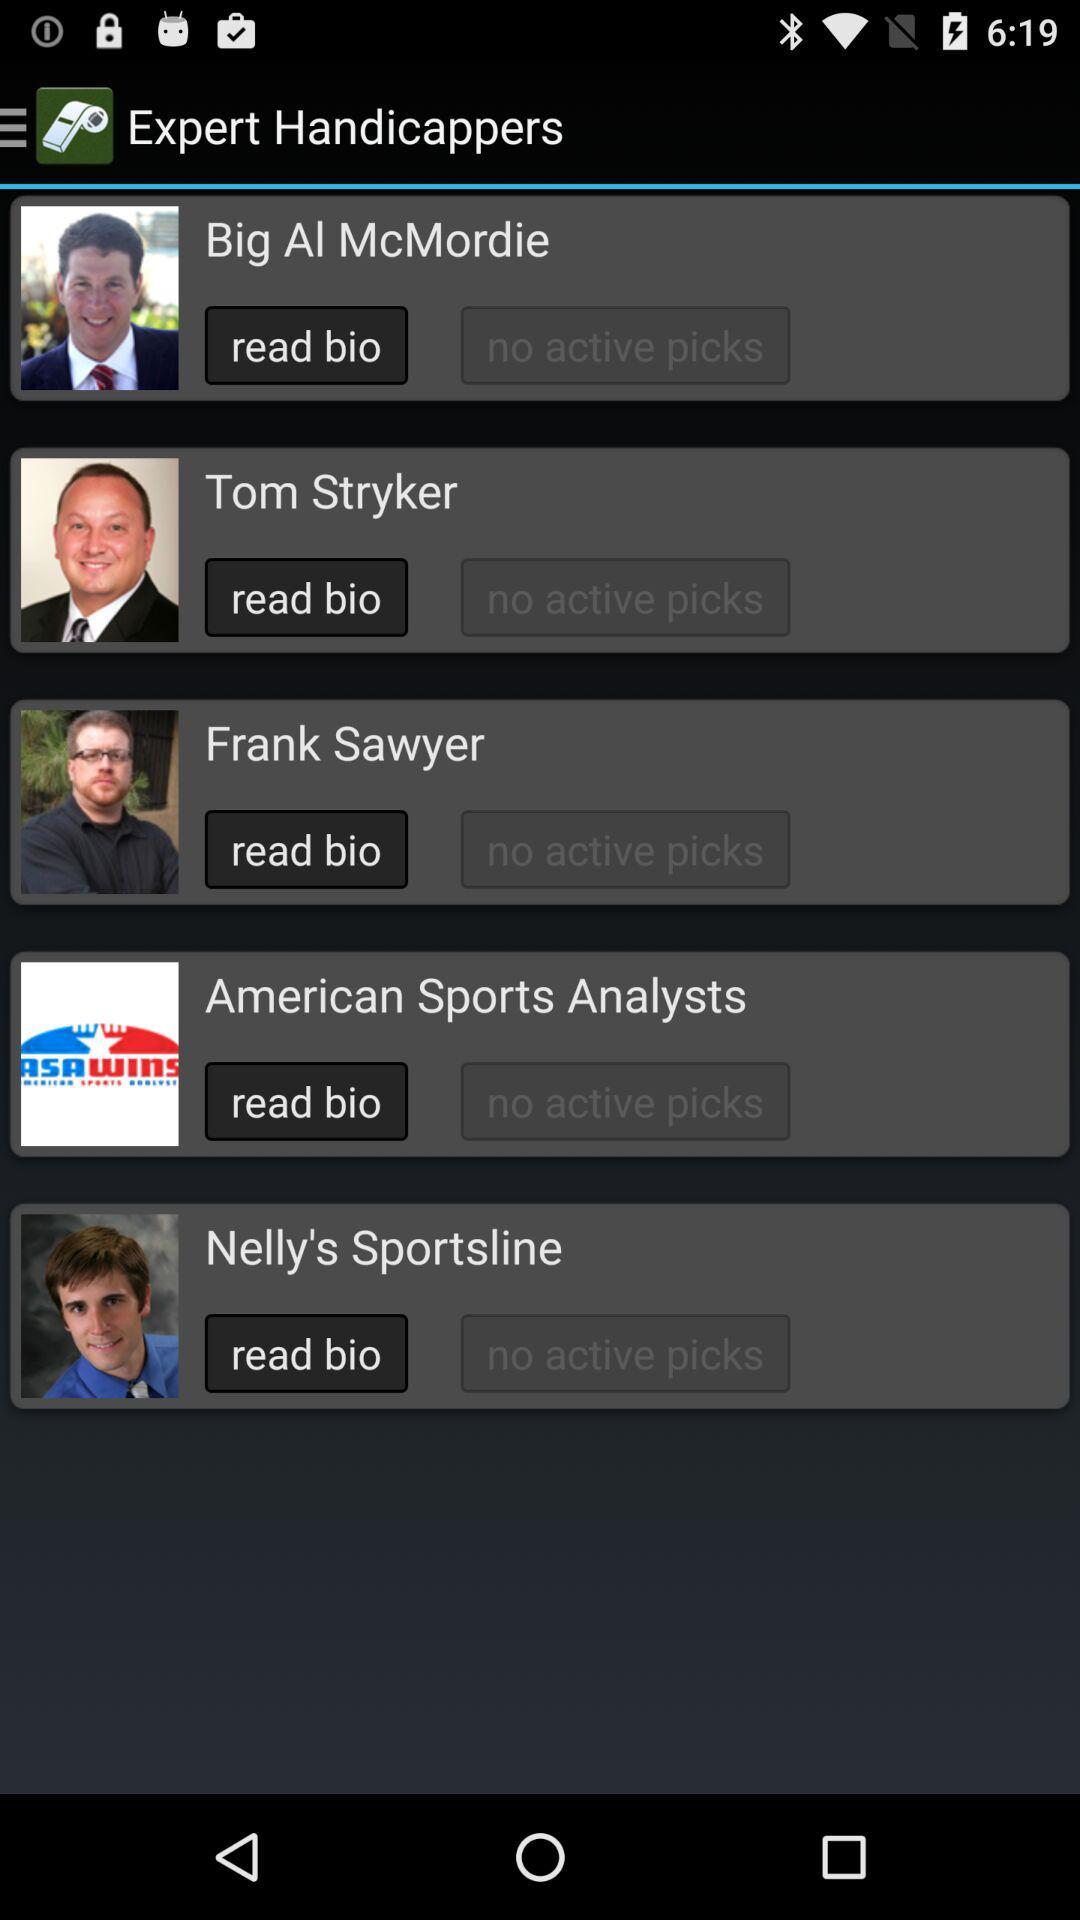 The image size is (1080, 1920). I want to click on app below expert handicappers icon, so click(377, 238).